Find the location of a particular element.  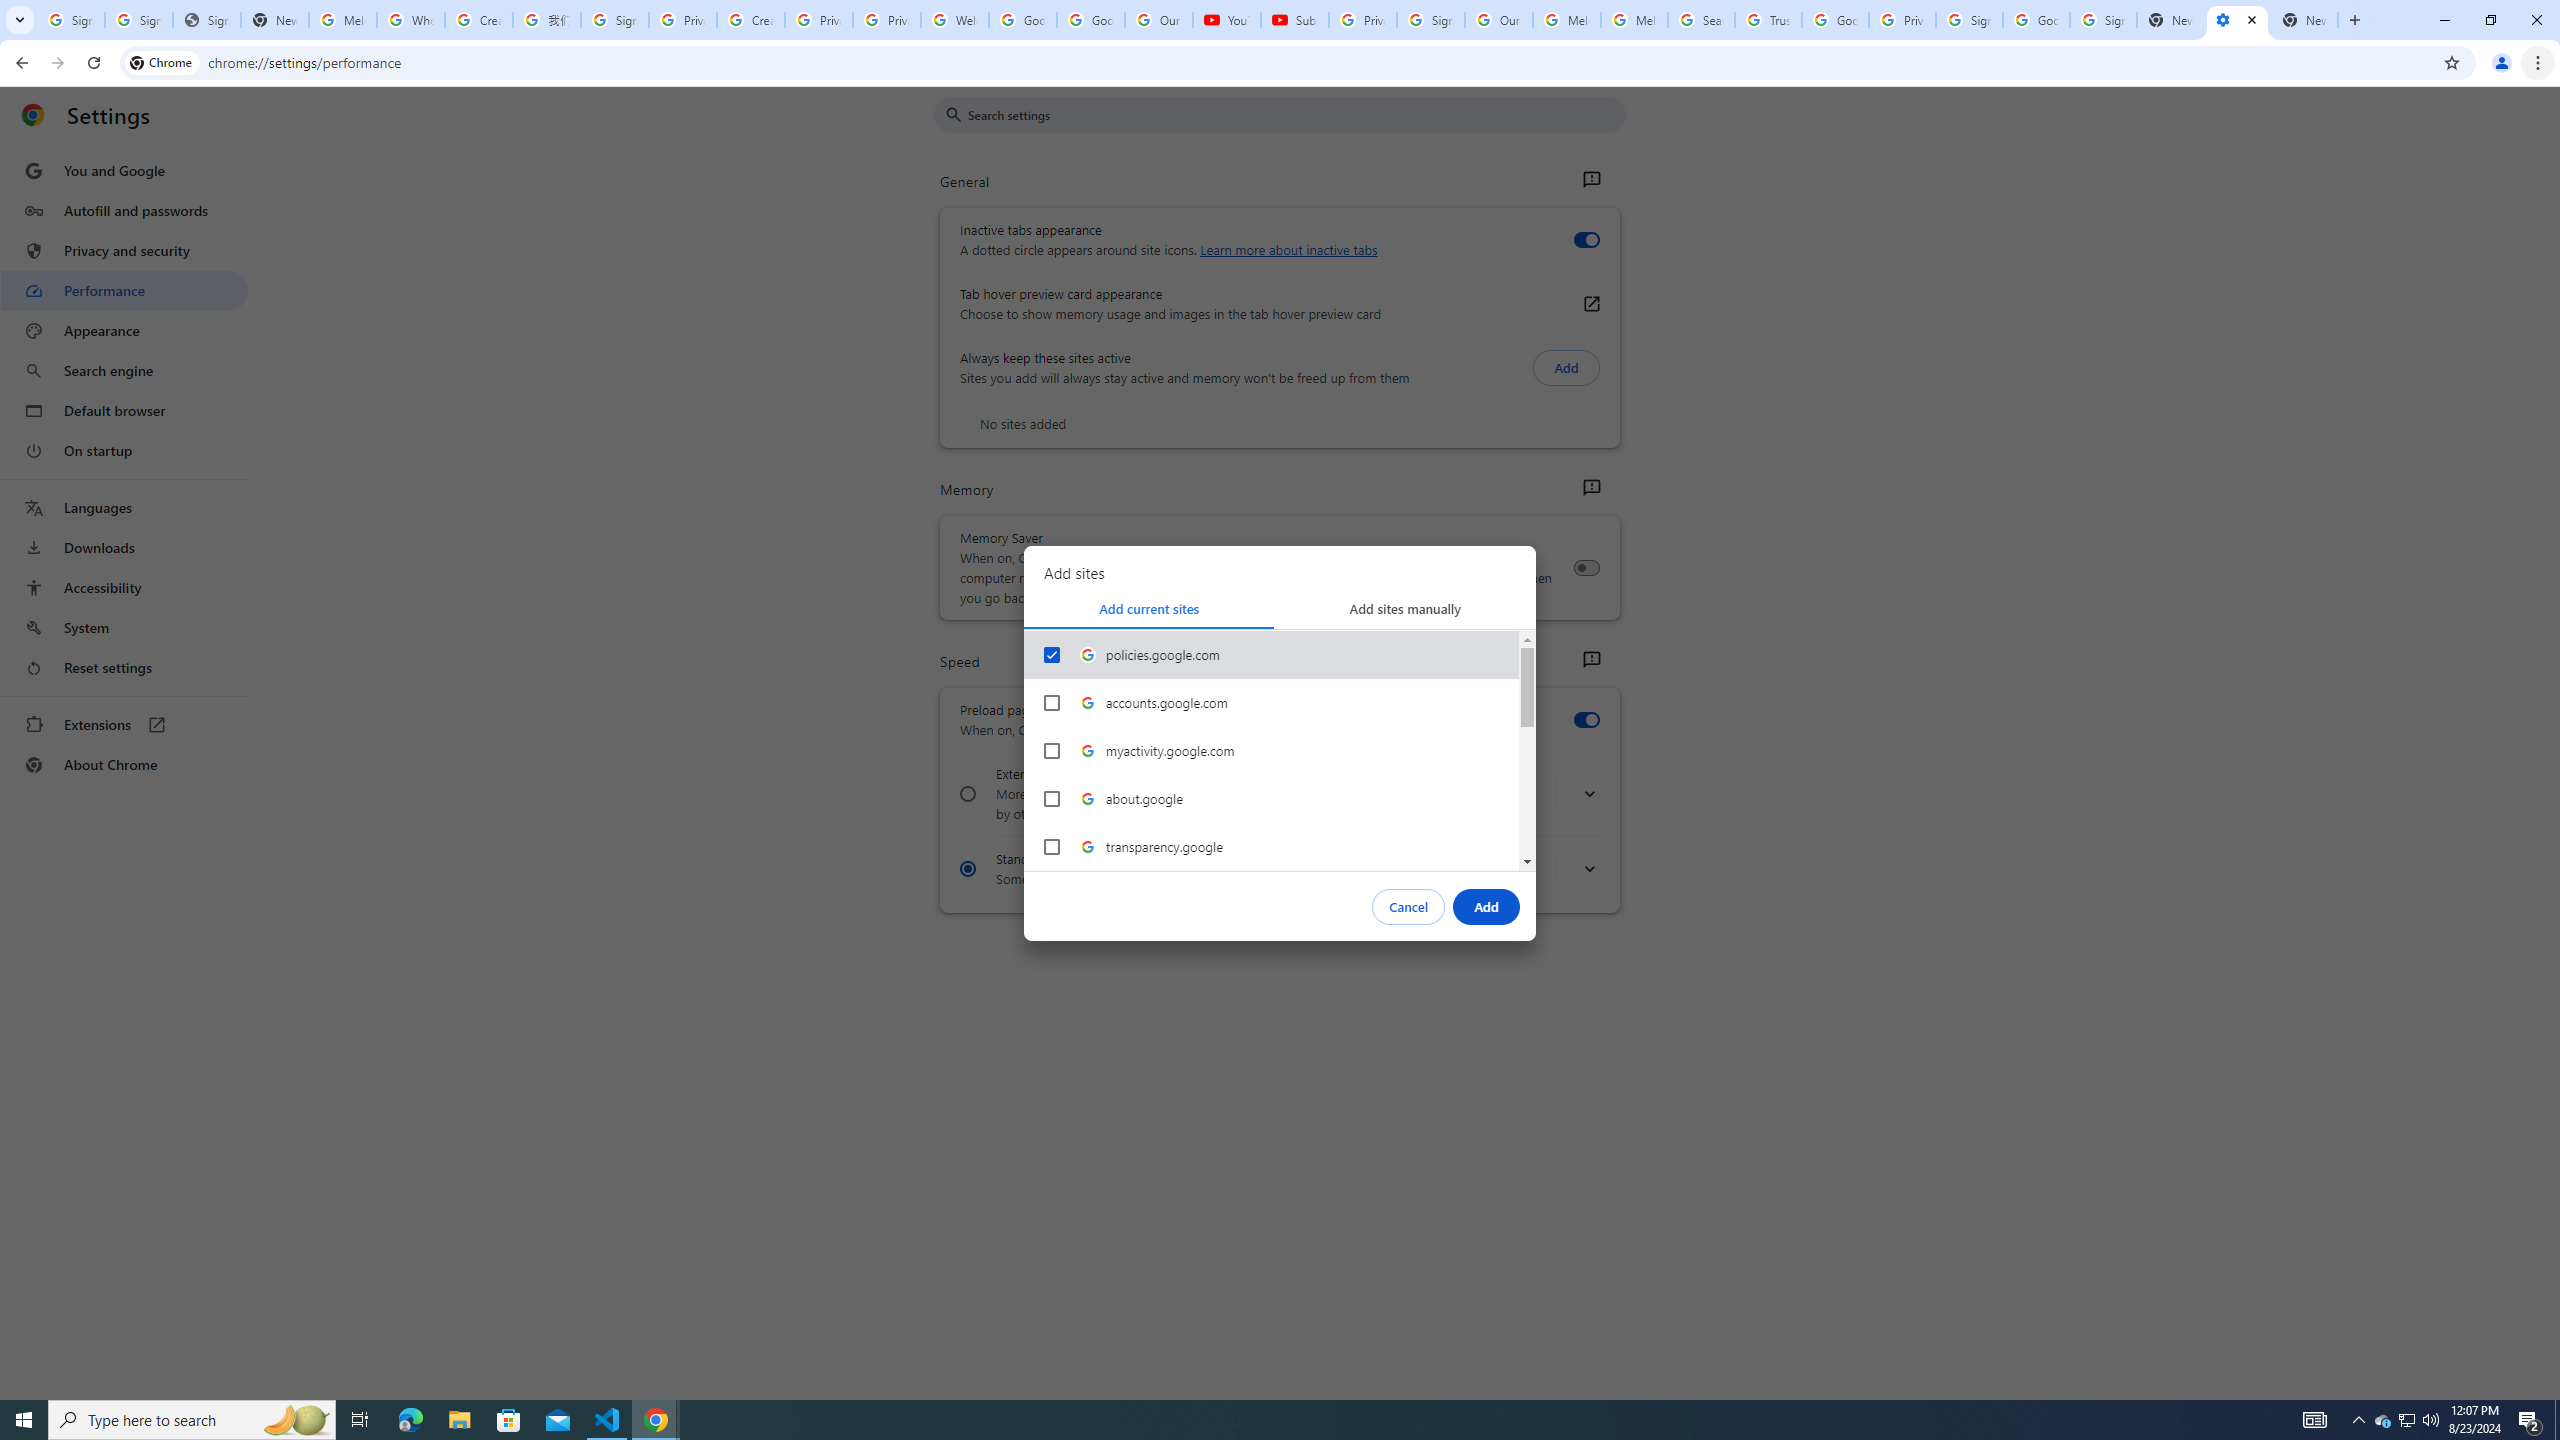

'Settings - Performance' is located at coordinates (2237, 19).